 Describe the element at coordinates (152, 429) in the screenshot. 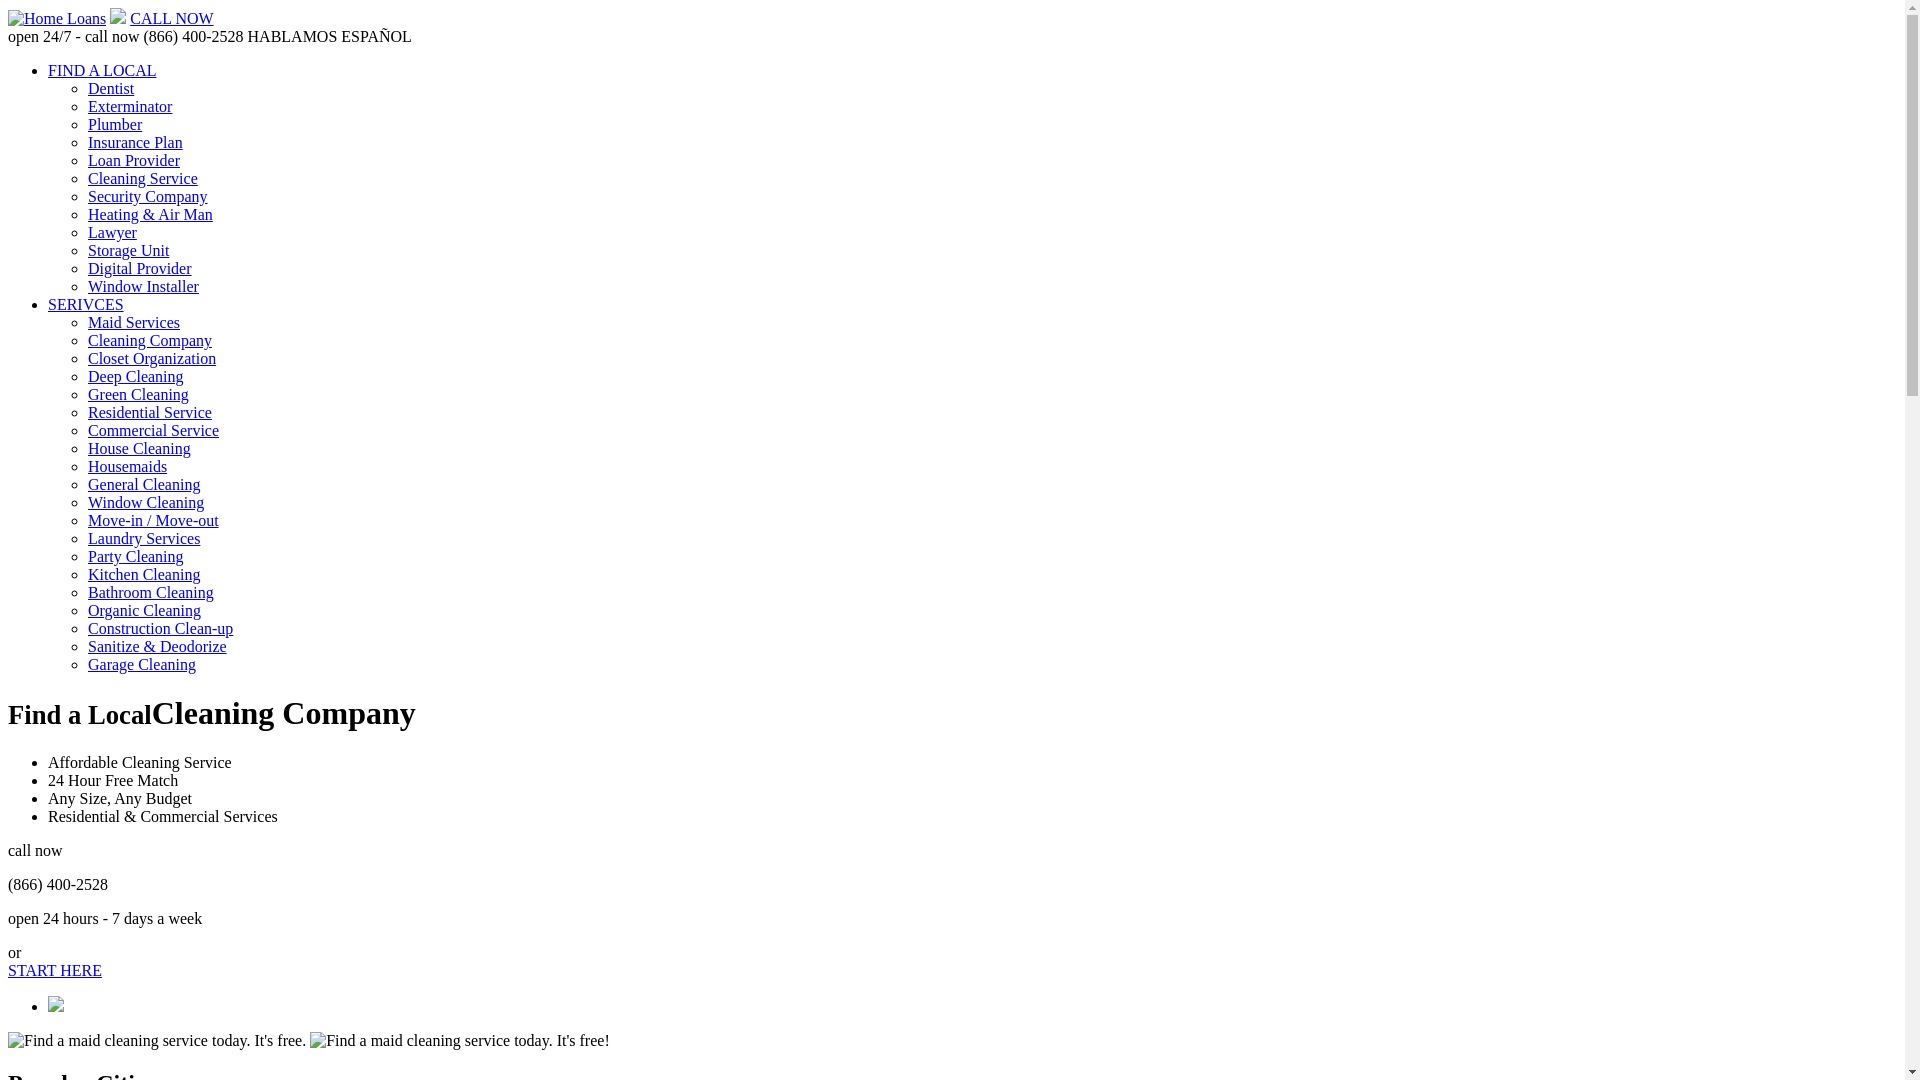

I see `'Commercial Service'` at that location.